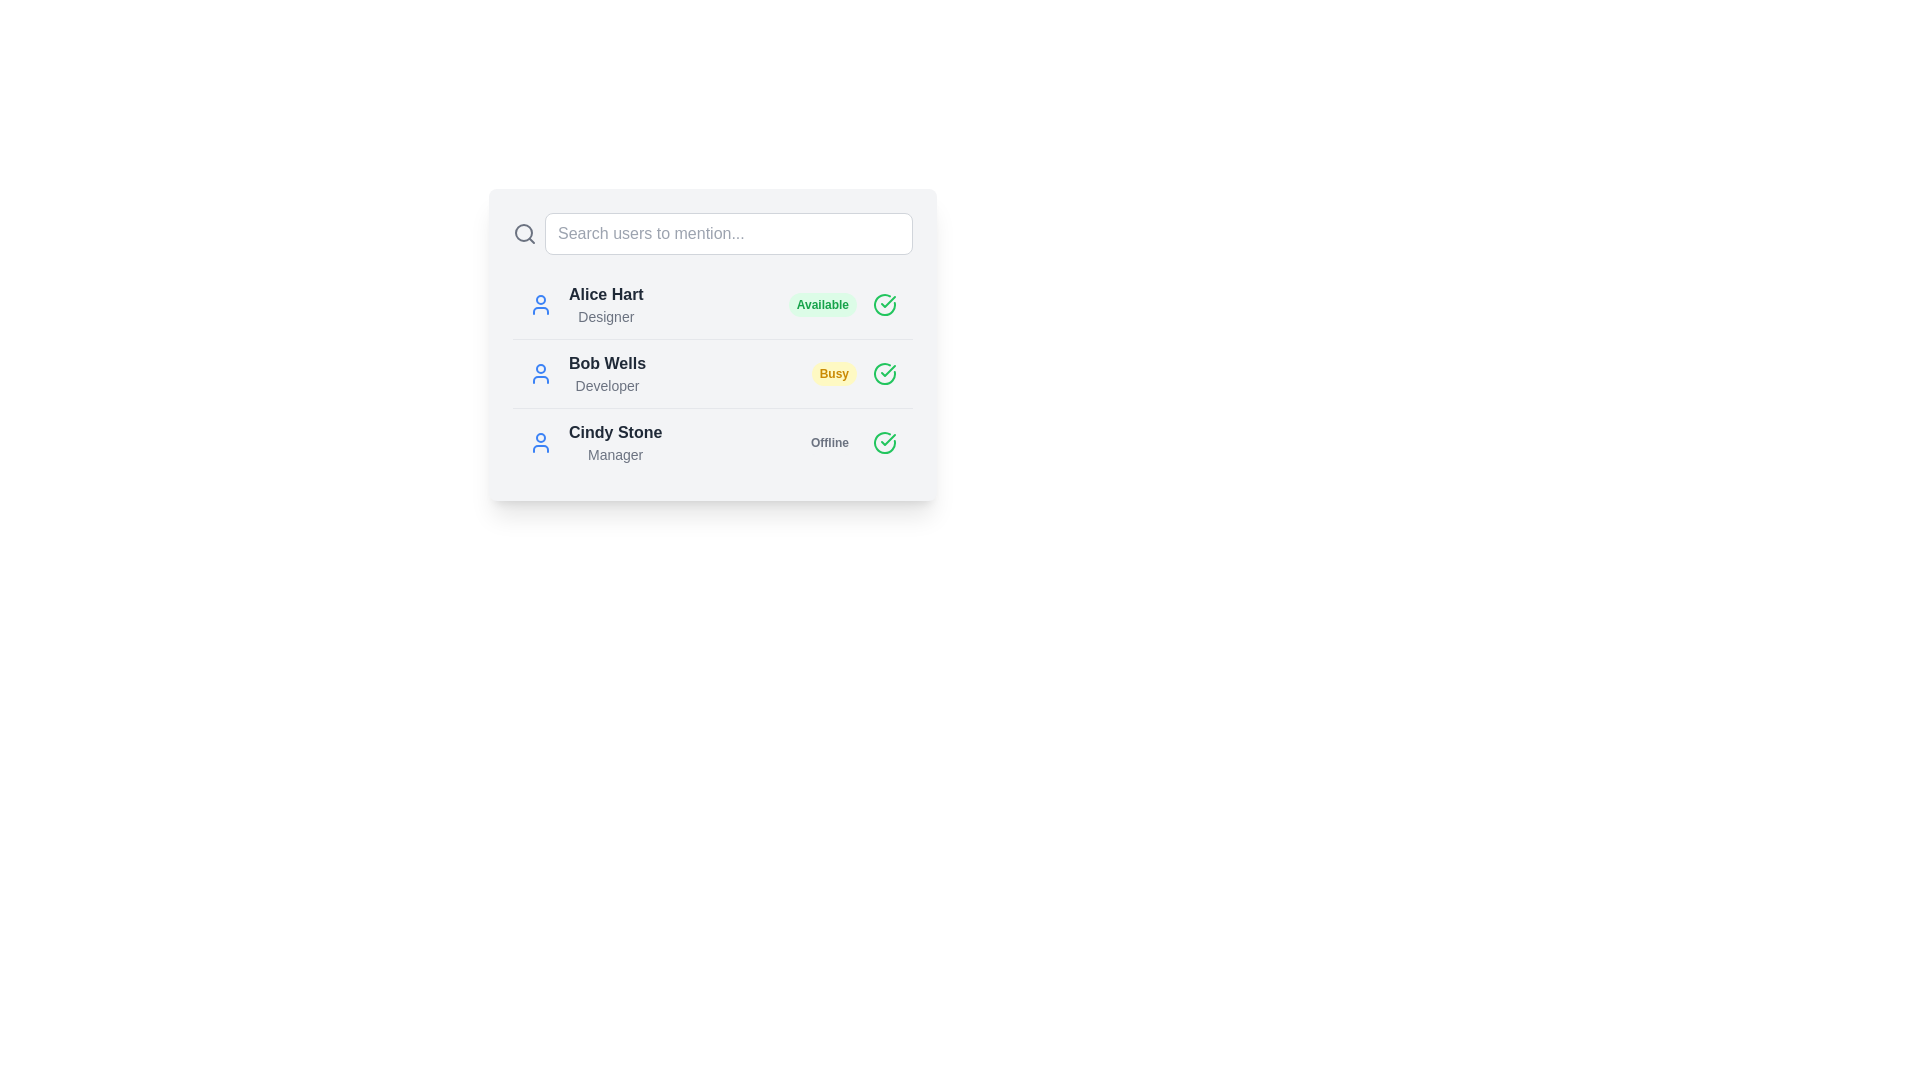  I want to click on the second list item representing a user's availability and role, so click(713, 373).